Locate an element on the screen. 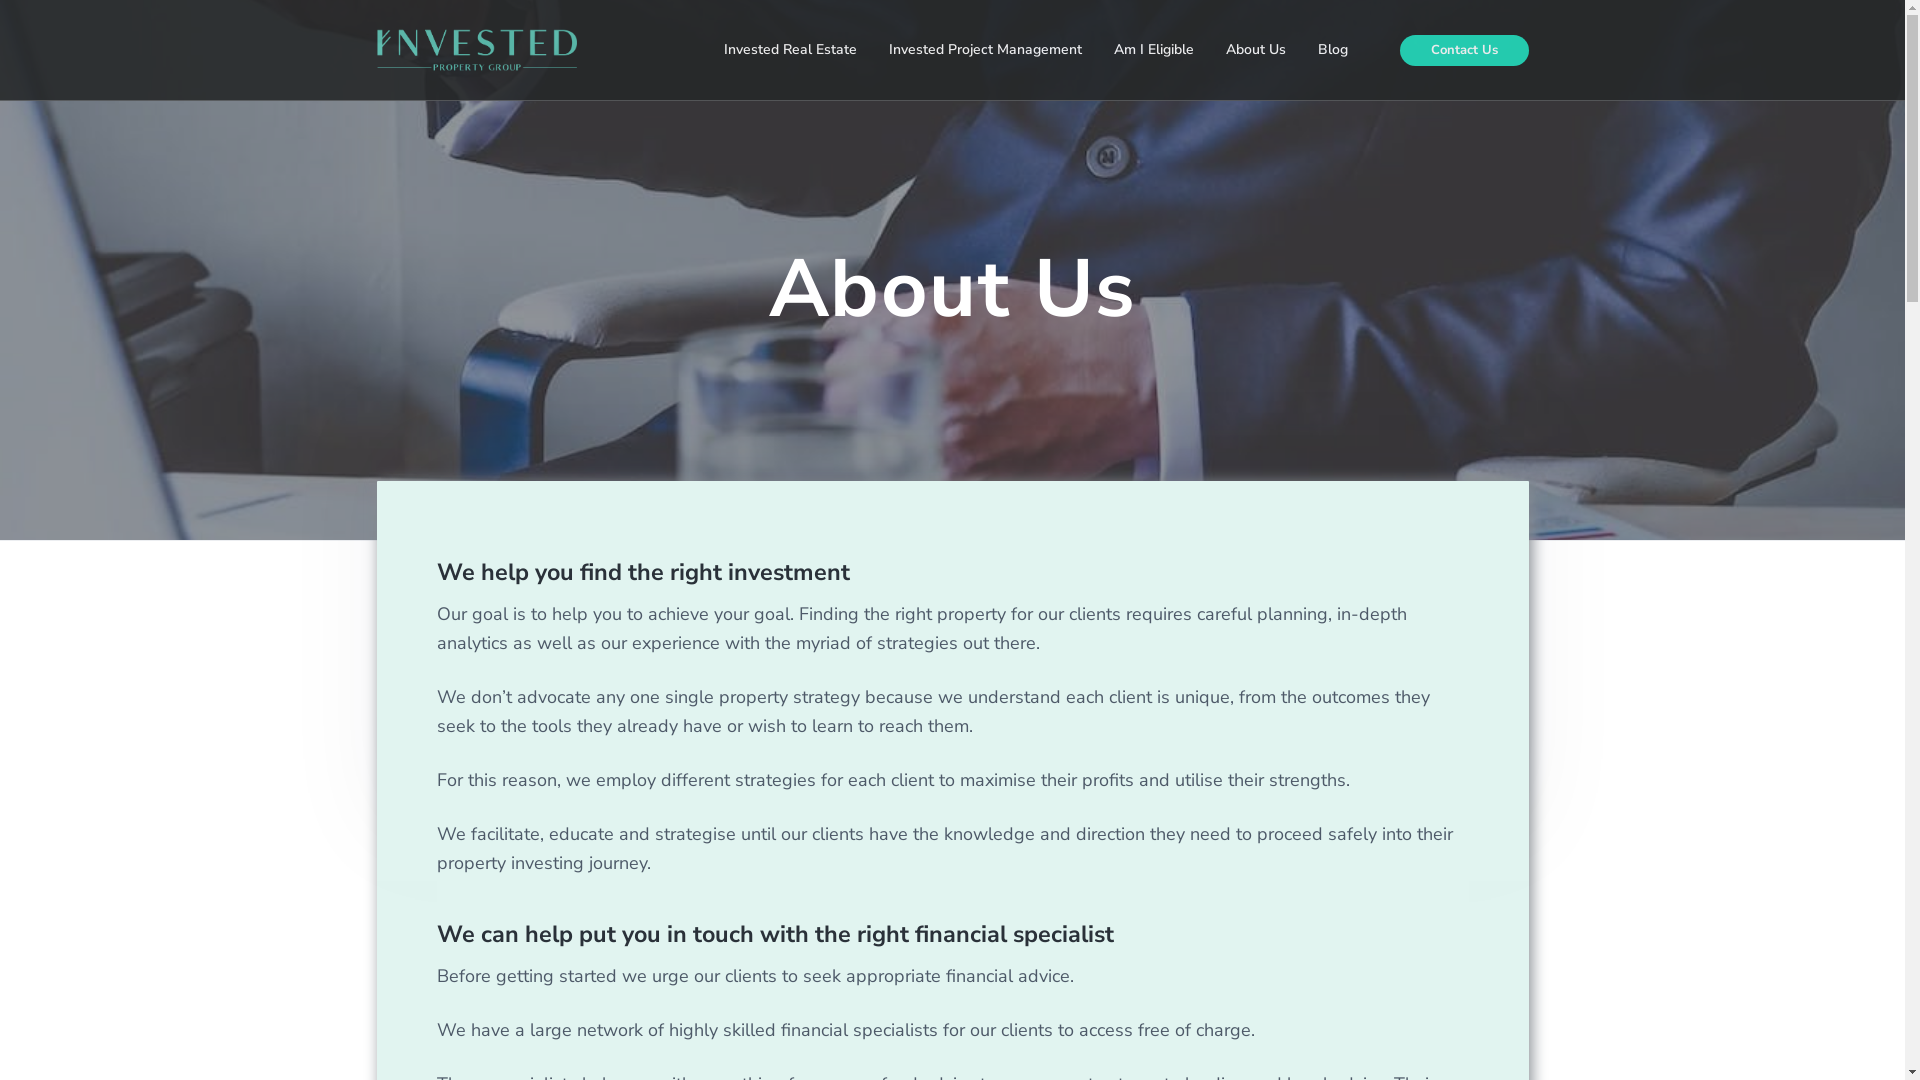 Image resolution: width=1920 pixels, height=1080 pixels. 'Skip to primary navigation' is located at coordinates (0, 0).